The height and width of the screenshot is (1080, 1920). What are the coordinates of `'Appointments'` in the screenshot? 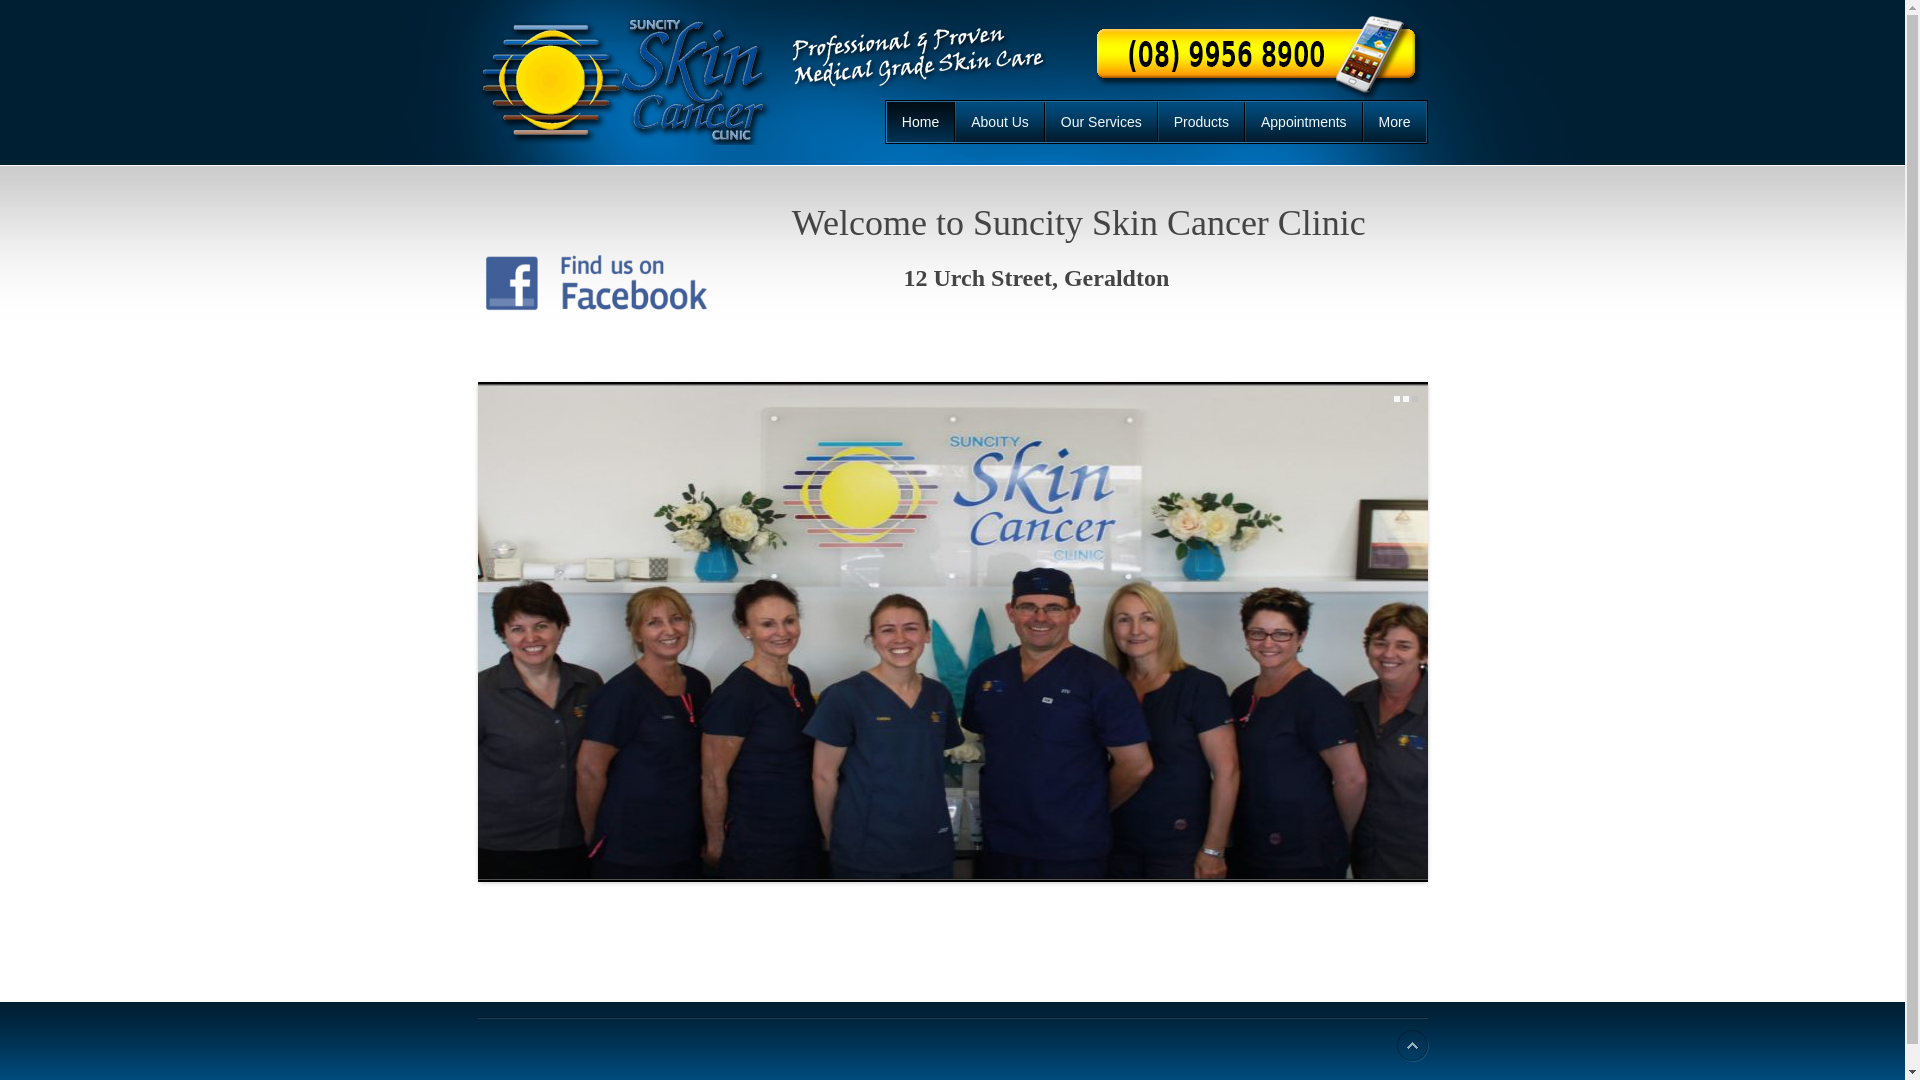 It's located at (1304, 122).